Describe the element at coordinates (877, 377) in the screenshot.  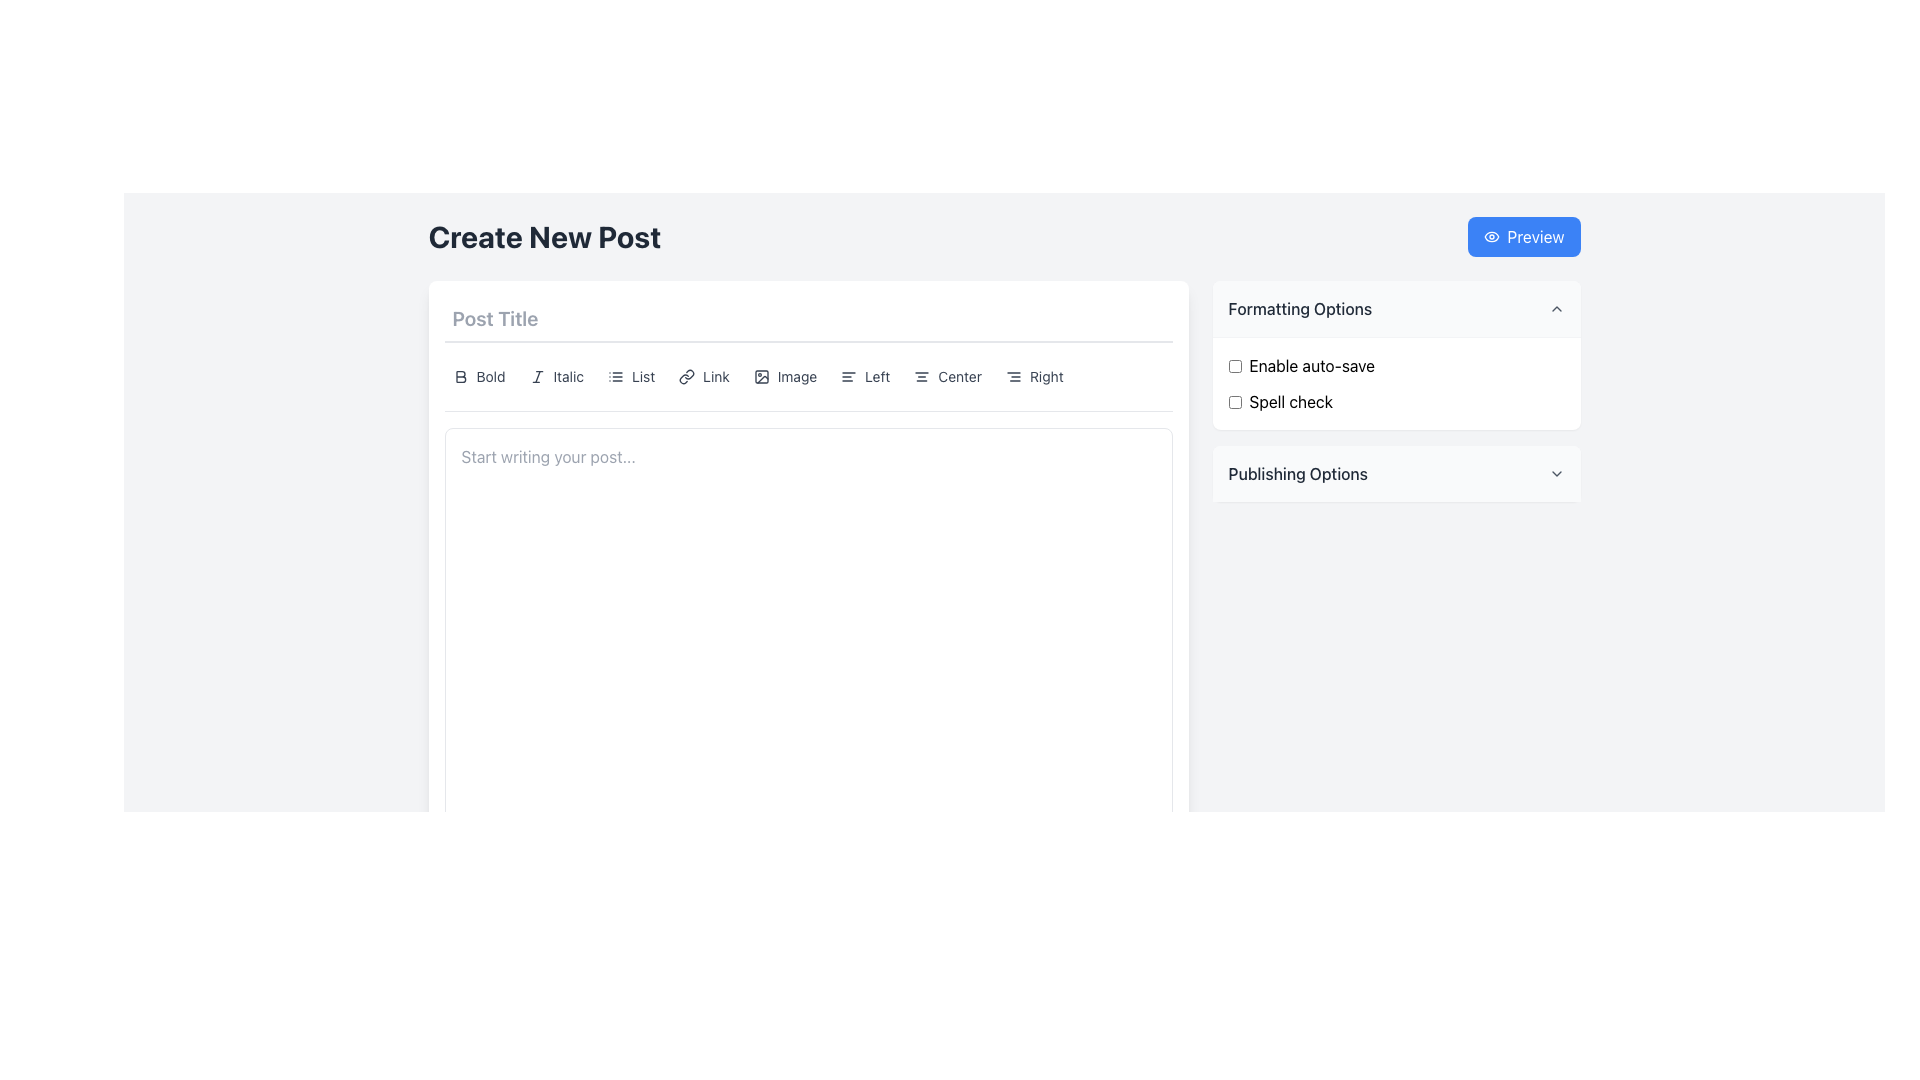
I see `the text label displaying 'Left', which is styled in gray and is part of a vertical alignment toolbar` at that location.